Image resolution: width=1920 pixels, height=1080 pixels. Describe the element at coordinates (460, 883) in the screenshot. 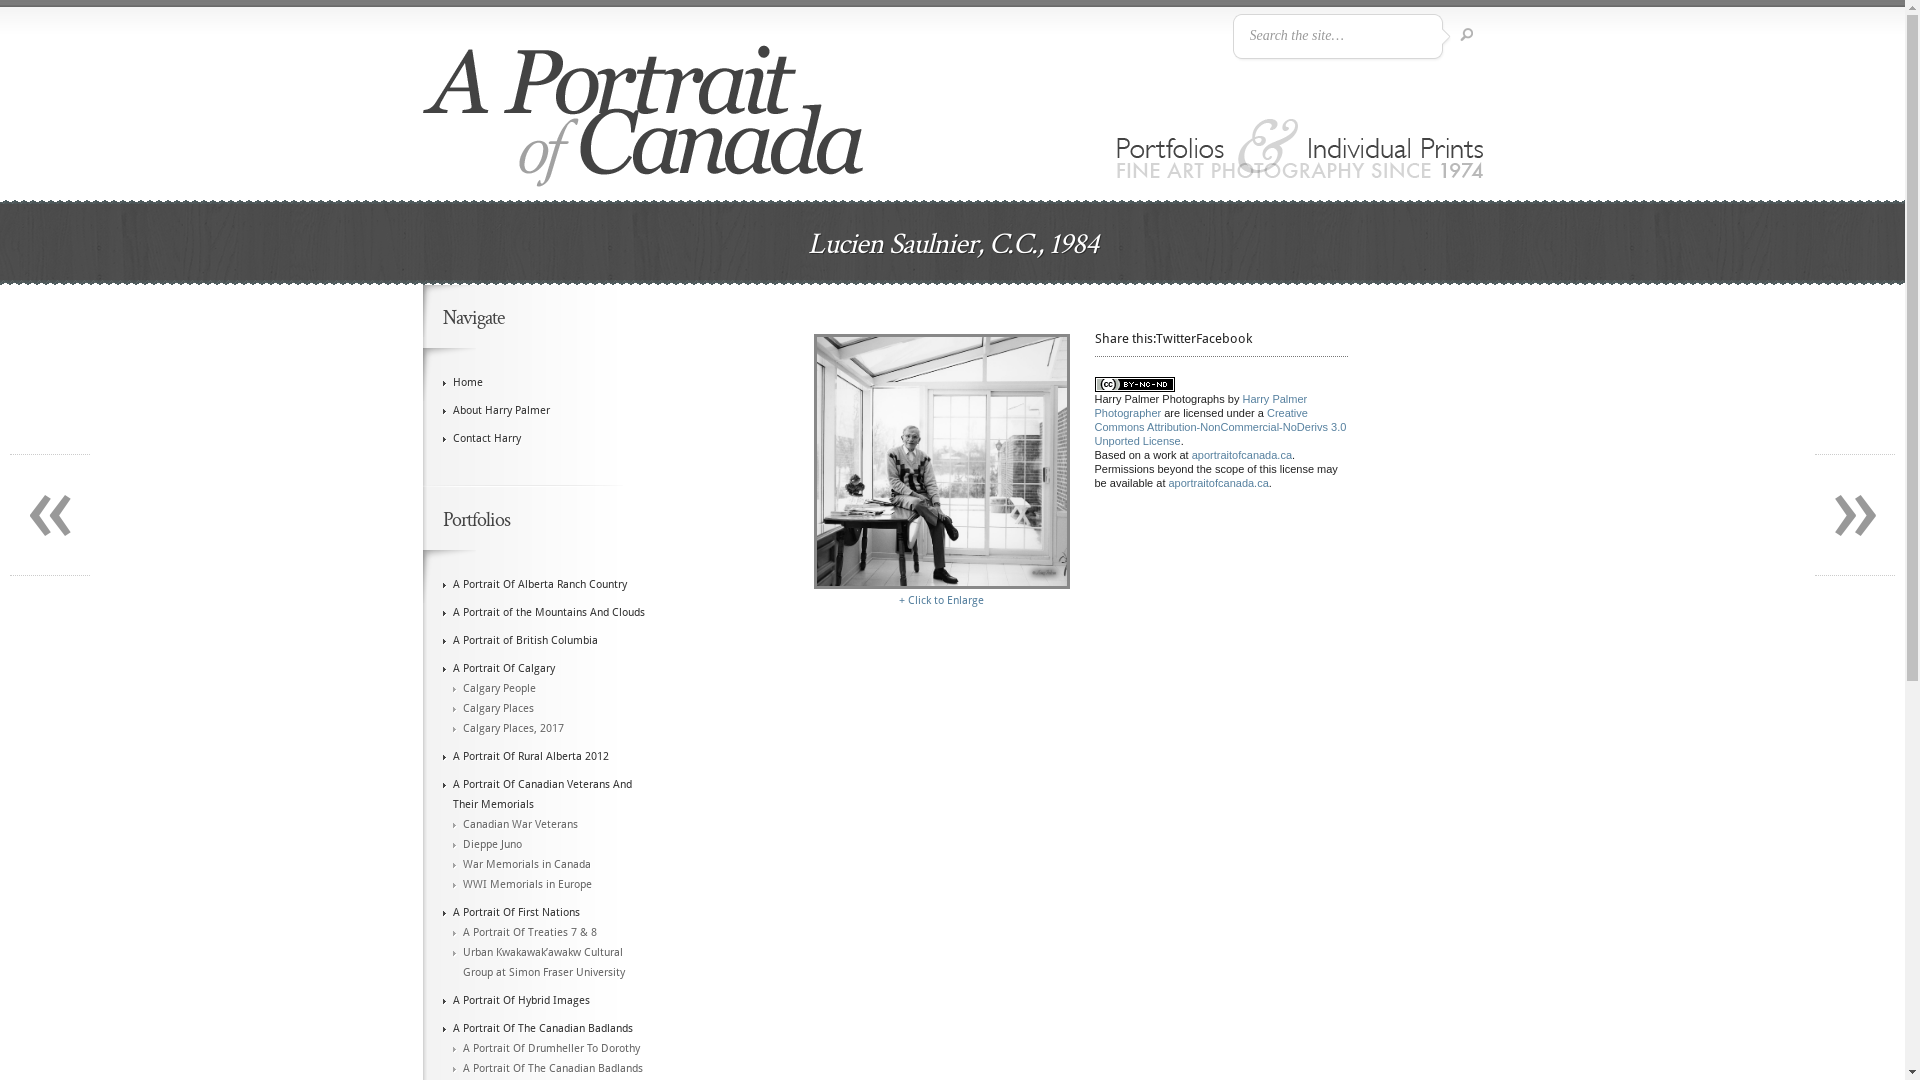

I see `'WWI Memorials in Europe'` at that location.